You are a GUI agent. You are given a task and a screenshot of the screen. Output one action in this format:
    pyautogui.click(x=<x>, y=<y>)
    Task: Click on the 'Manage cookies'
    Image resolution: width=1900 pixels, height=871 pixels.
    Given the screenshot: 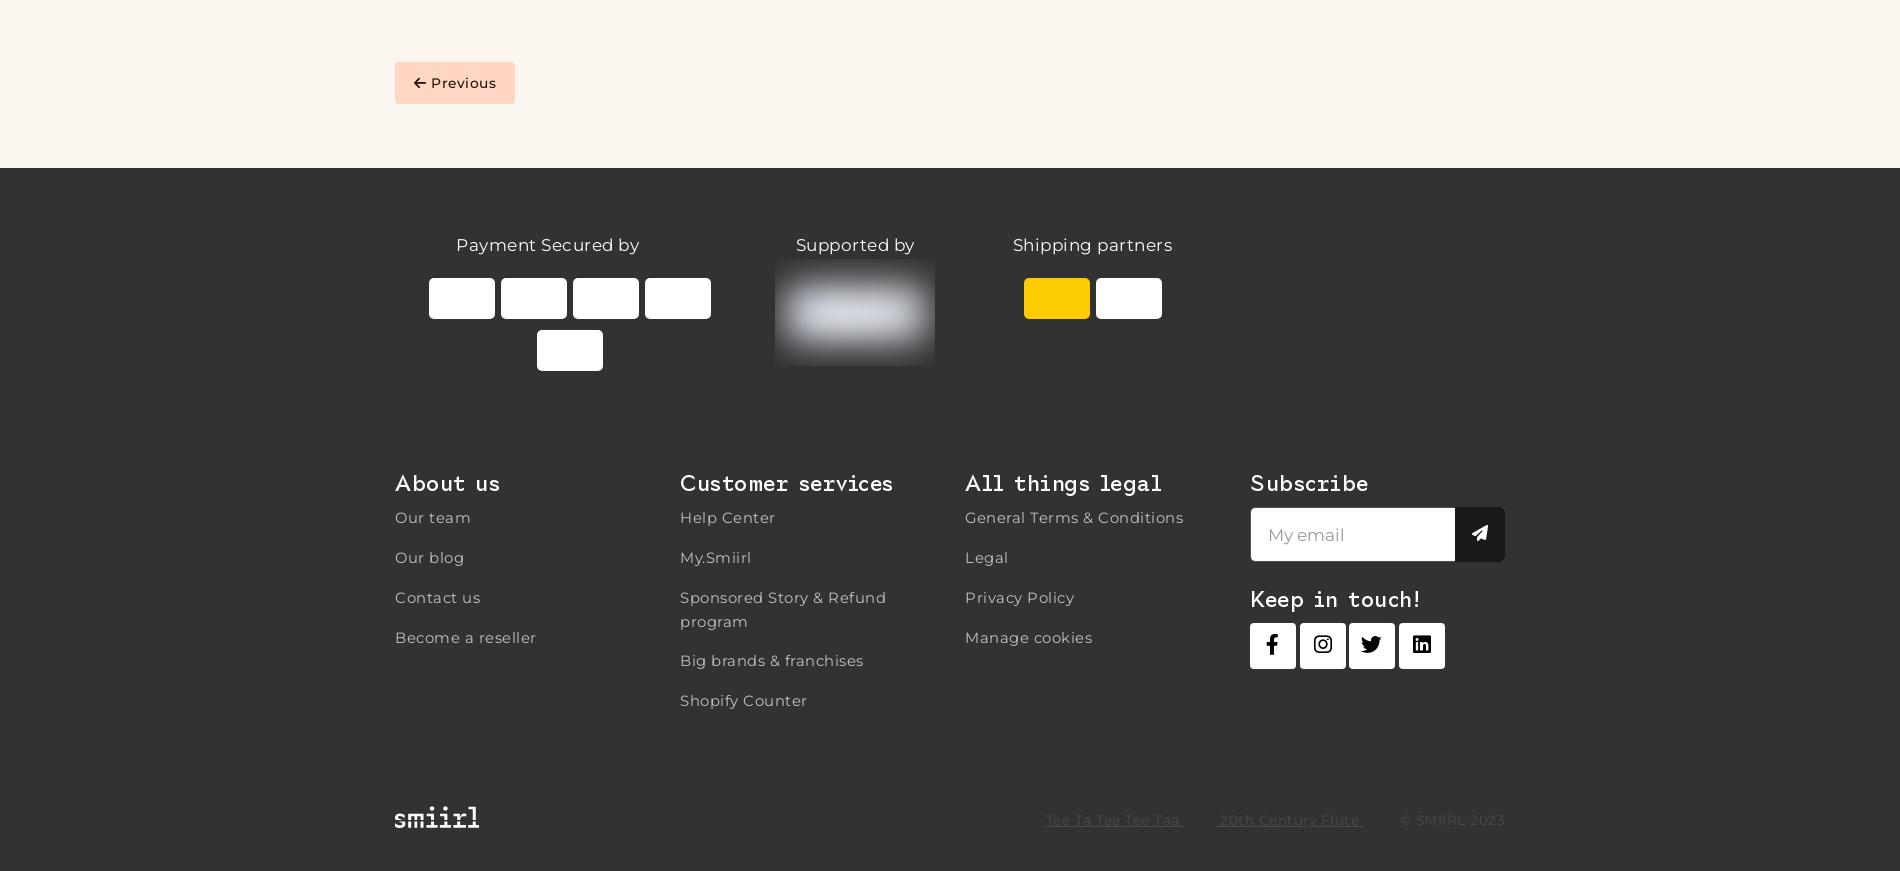 What is the action you would take?
    pyautogui.click(x=1028, y=635)
    